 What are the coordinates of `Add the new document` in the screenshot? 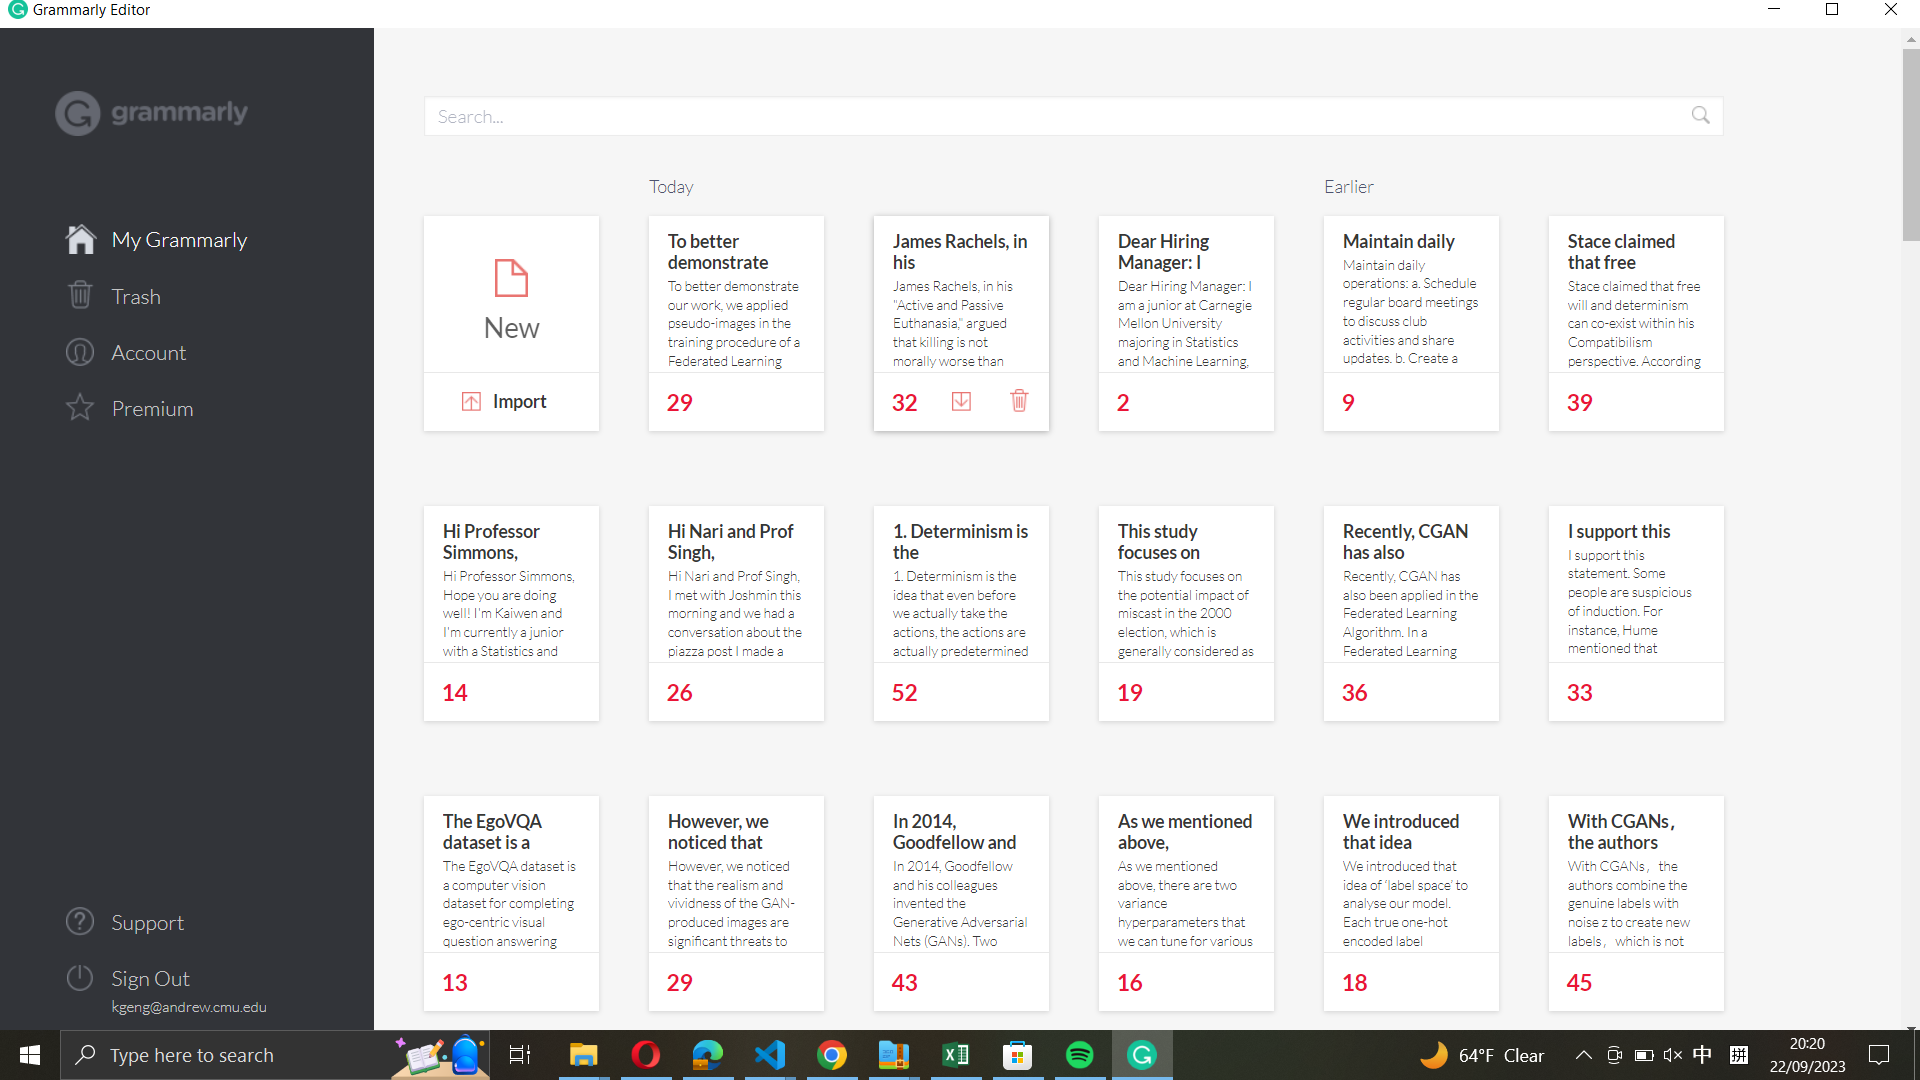 It's located at (511, 295).